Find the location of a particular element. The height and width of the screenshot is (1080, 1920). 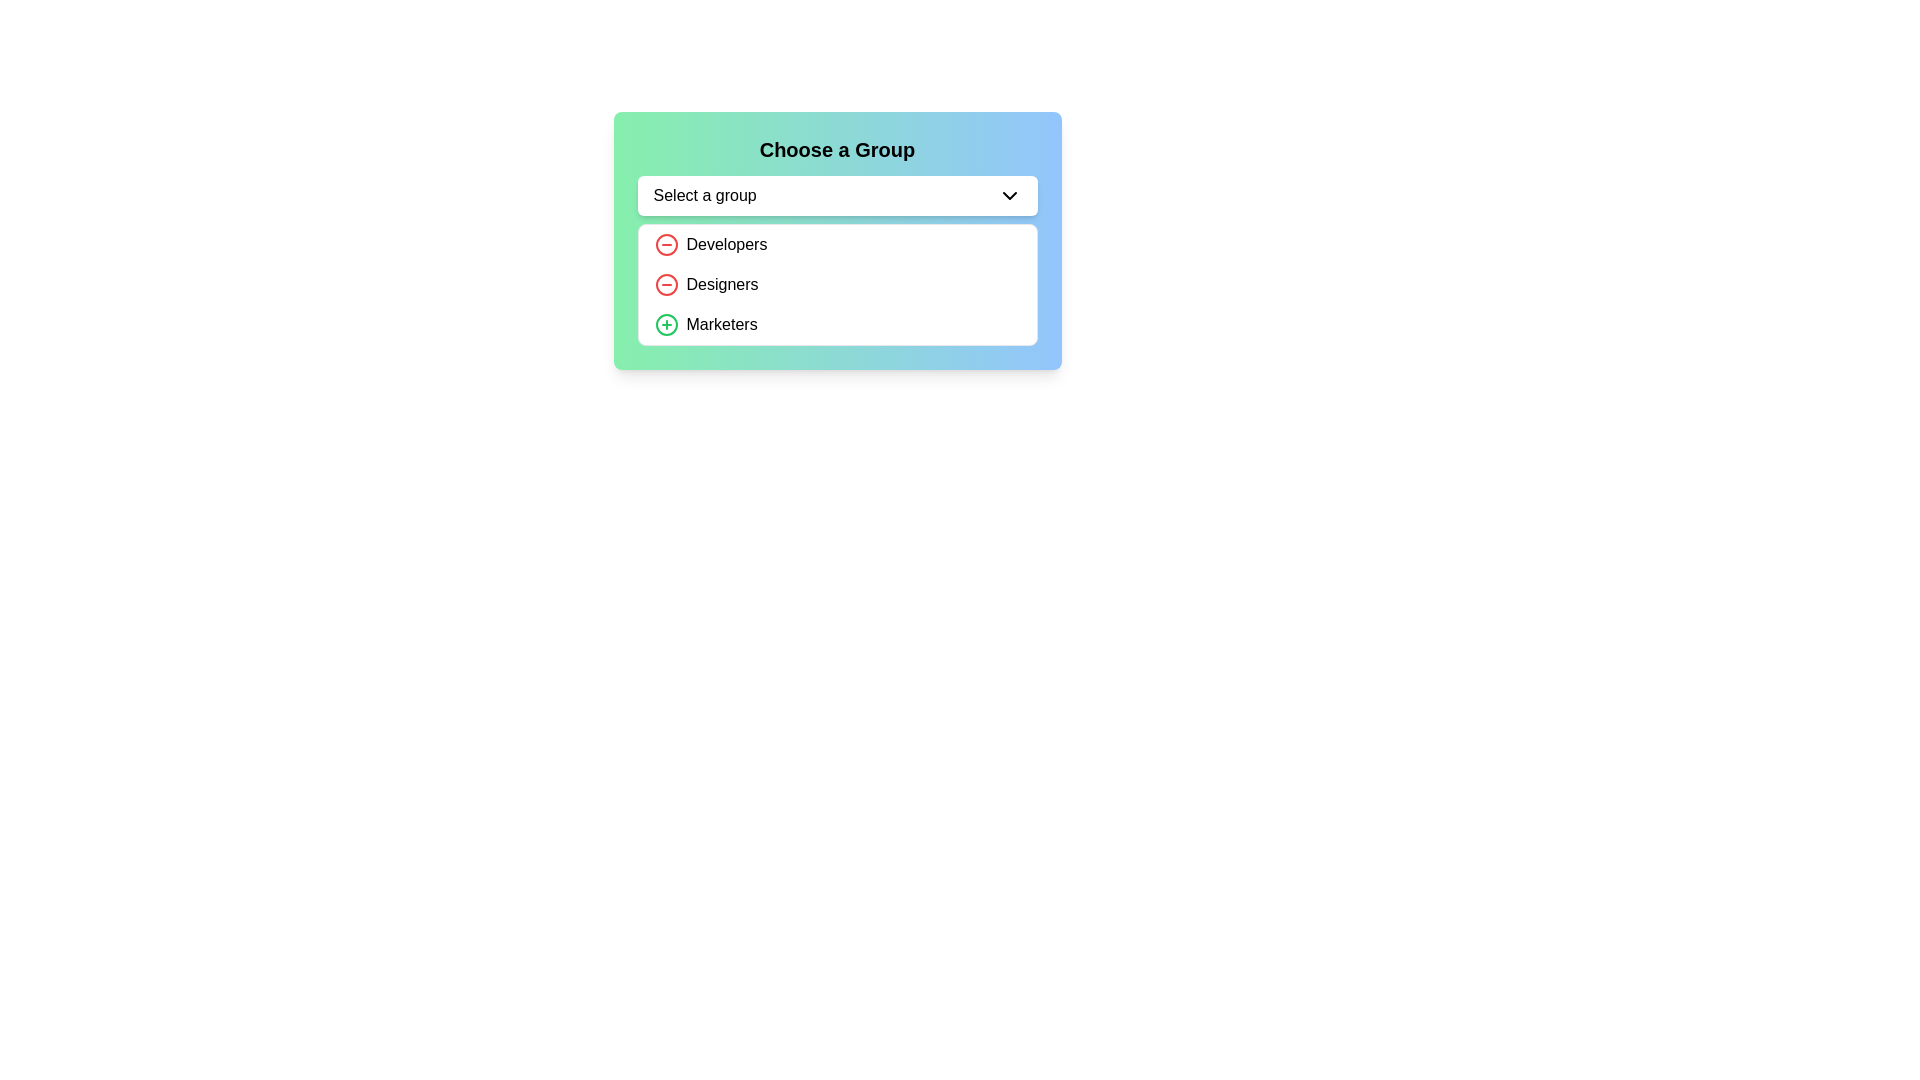

the circular outline SVG element associated with the 'Marketers' list item in the dropdown menu, located at the leftmost side of the row is located at coordinates (666, 323).